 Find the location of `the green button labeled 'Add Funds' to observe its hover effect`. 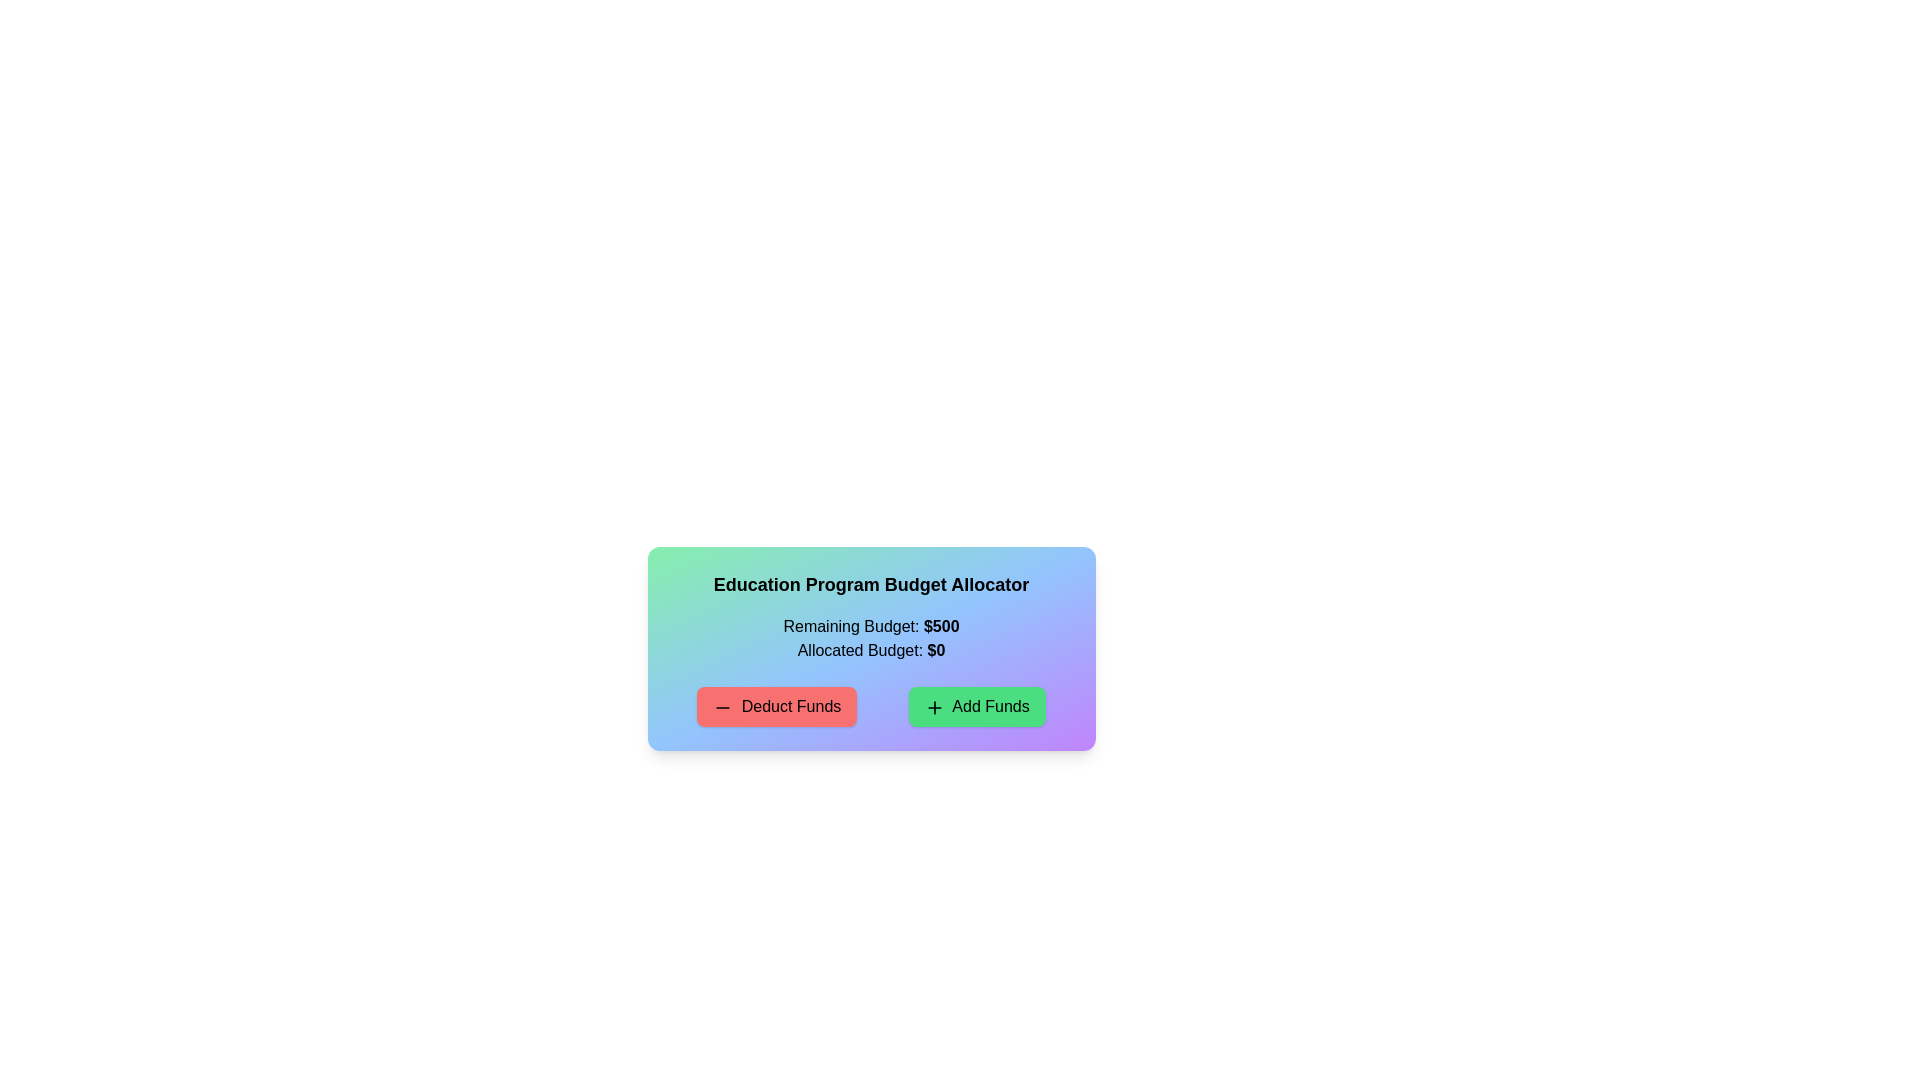

the green button labeled 'Add Funds' to observe its hover effect is located at coordinates (977, 705).